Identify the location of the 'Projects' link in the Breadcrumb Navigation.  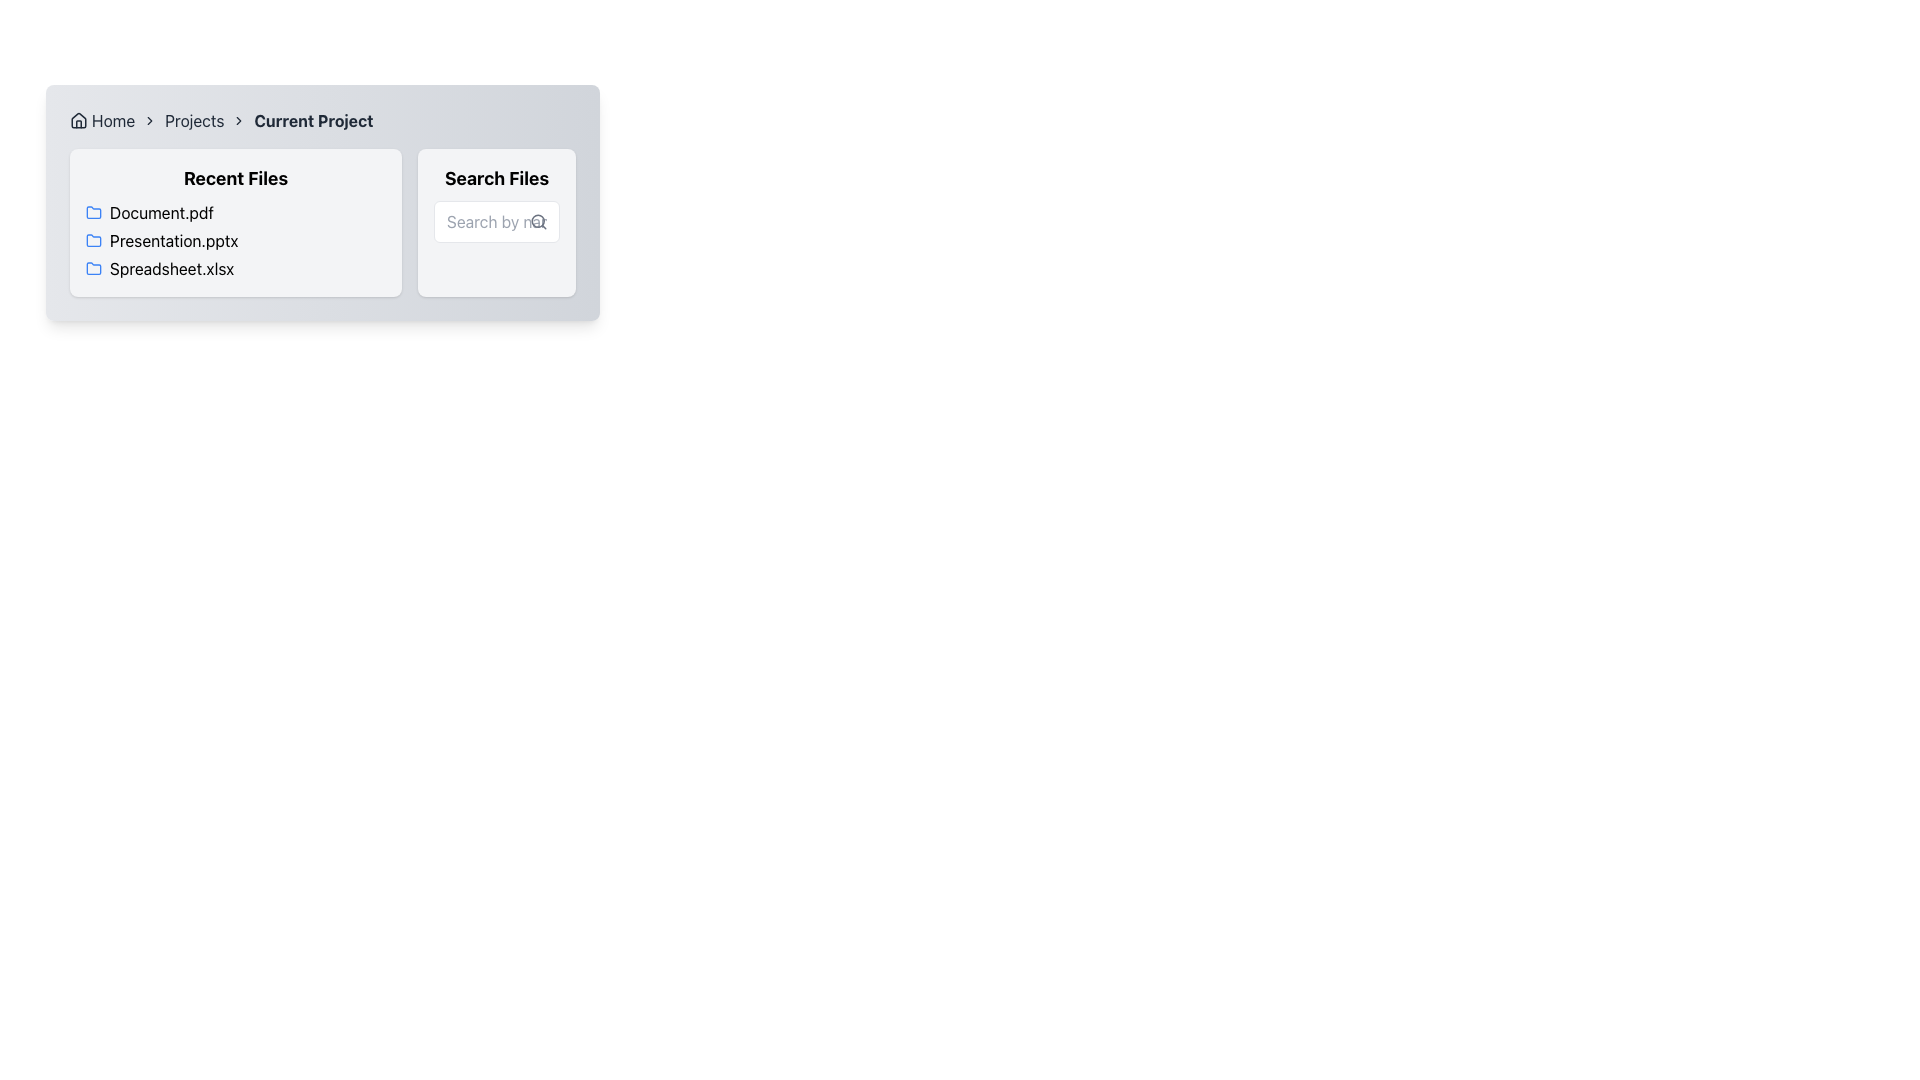
(322, 120).